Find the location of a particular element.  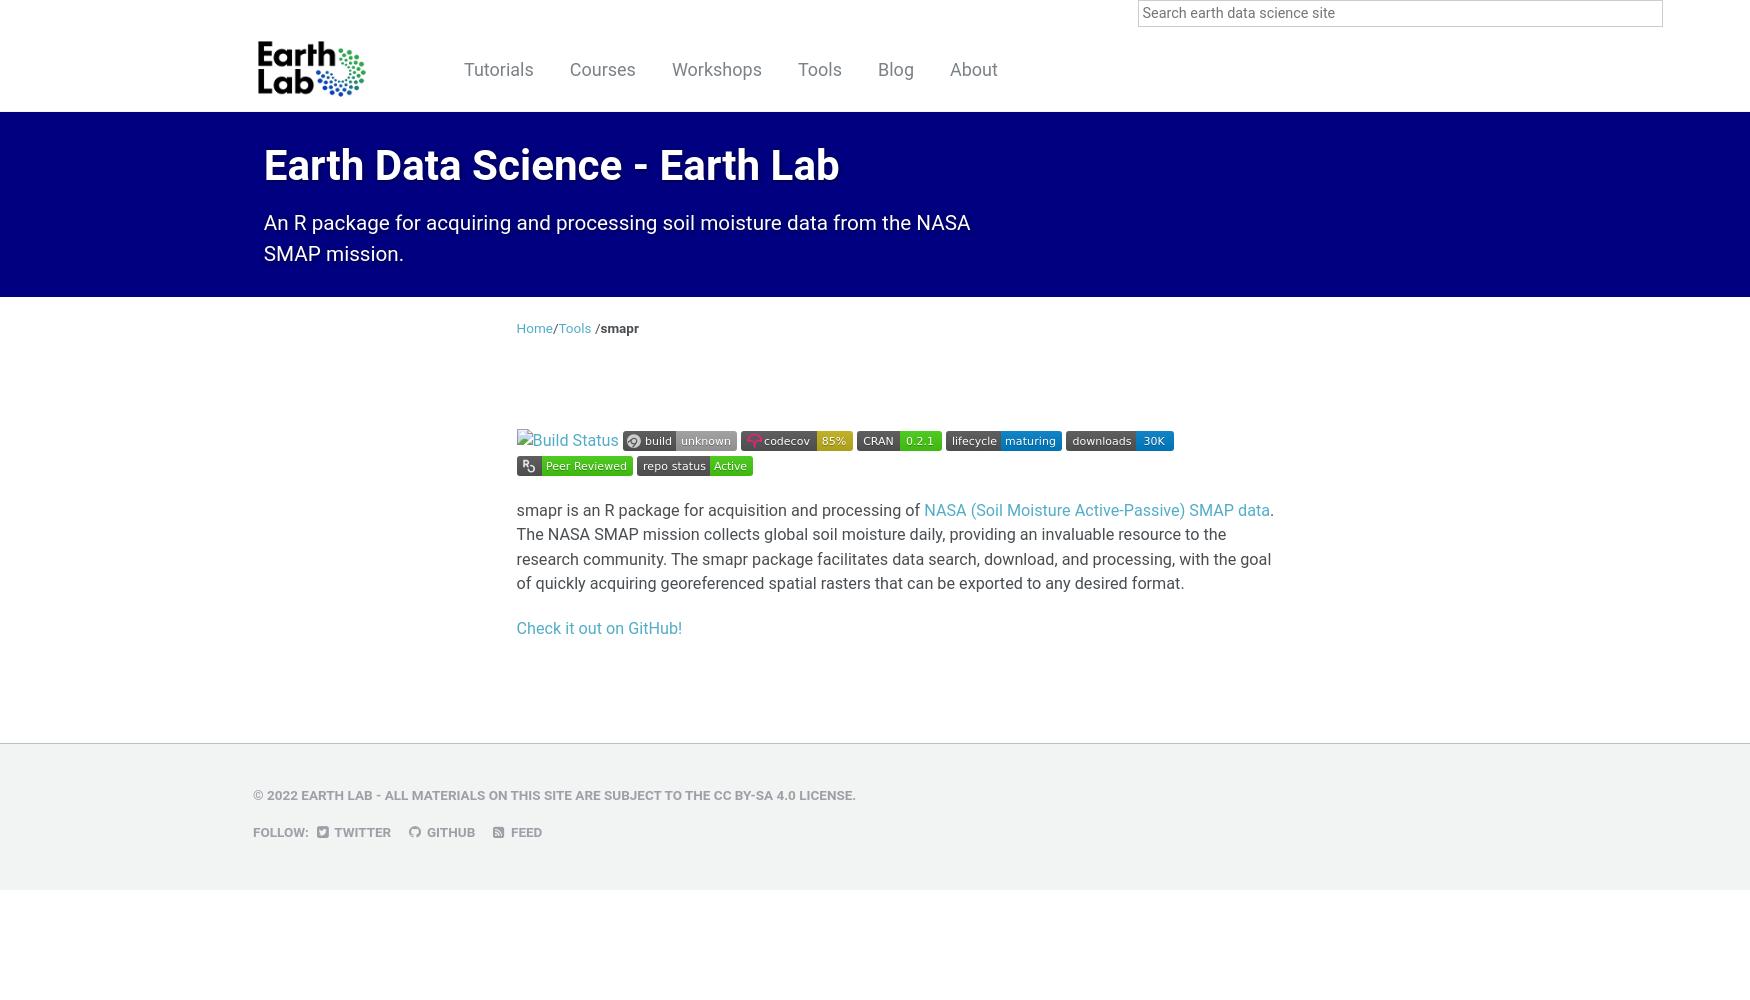

'Earth Data Science - Earth Lab' is located at coordinates (550, 164).